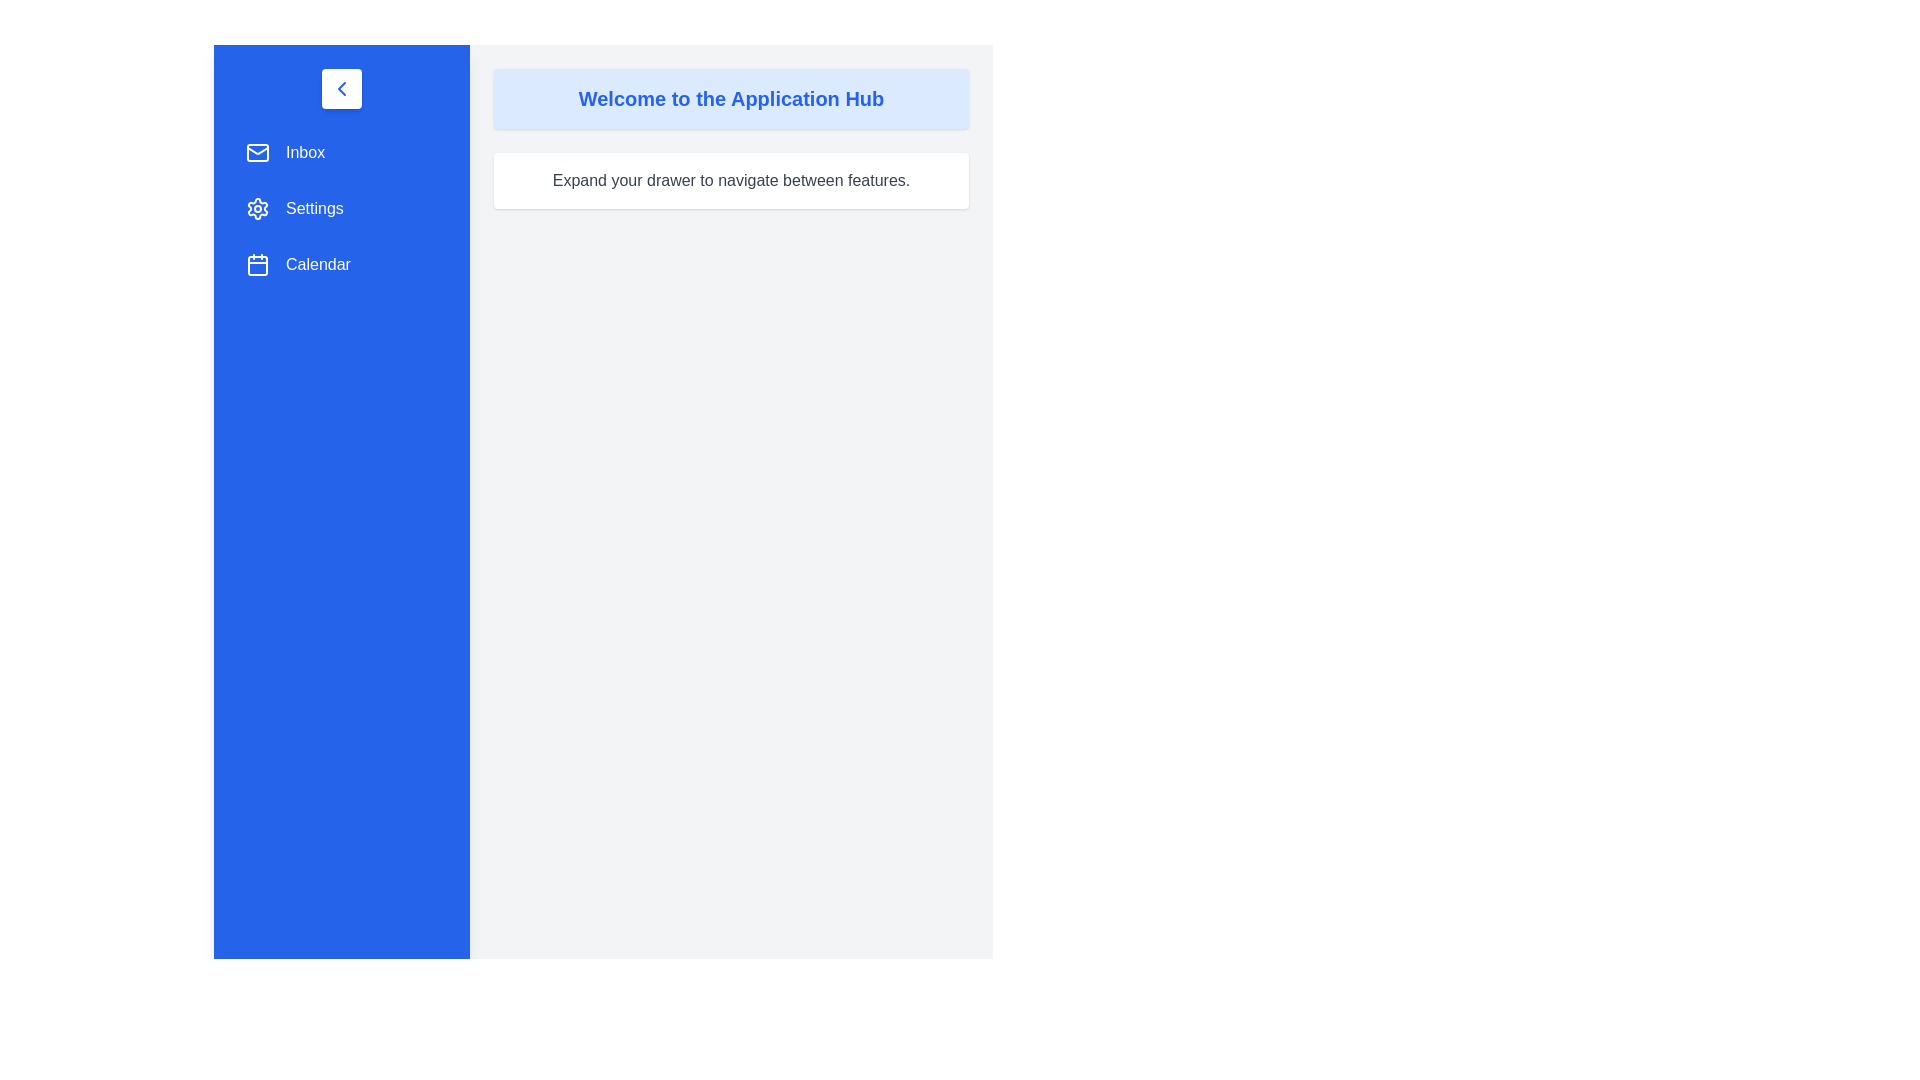 The height and width of the screenshot is (1080, 1920). Describe the element at coordinates (341, 87) in the screenshot. I see `the toggle button to change the sidebar state` at that location.